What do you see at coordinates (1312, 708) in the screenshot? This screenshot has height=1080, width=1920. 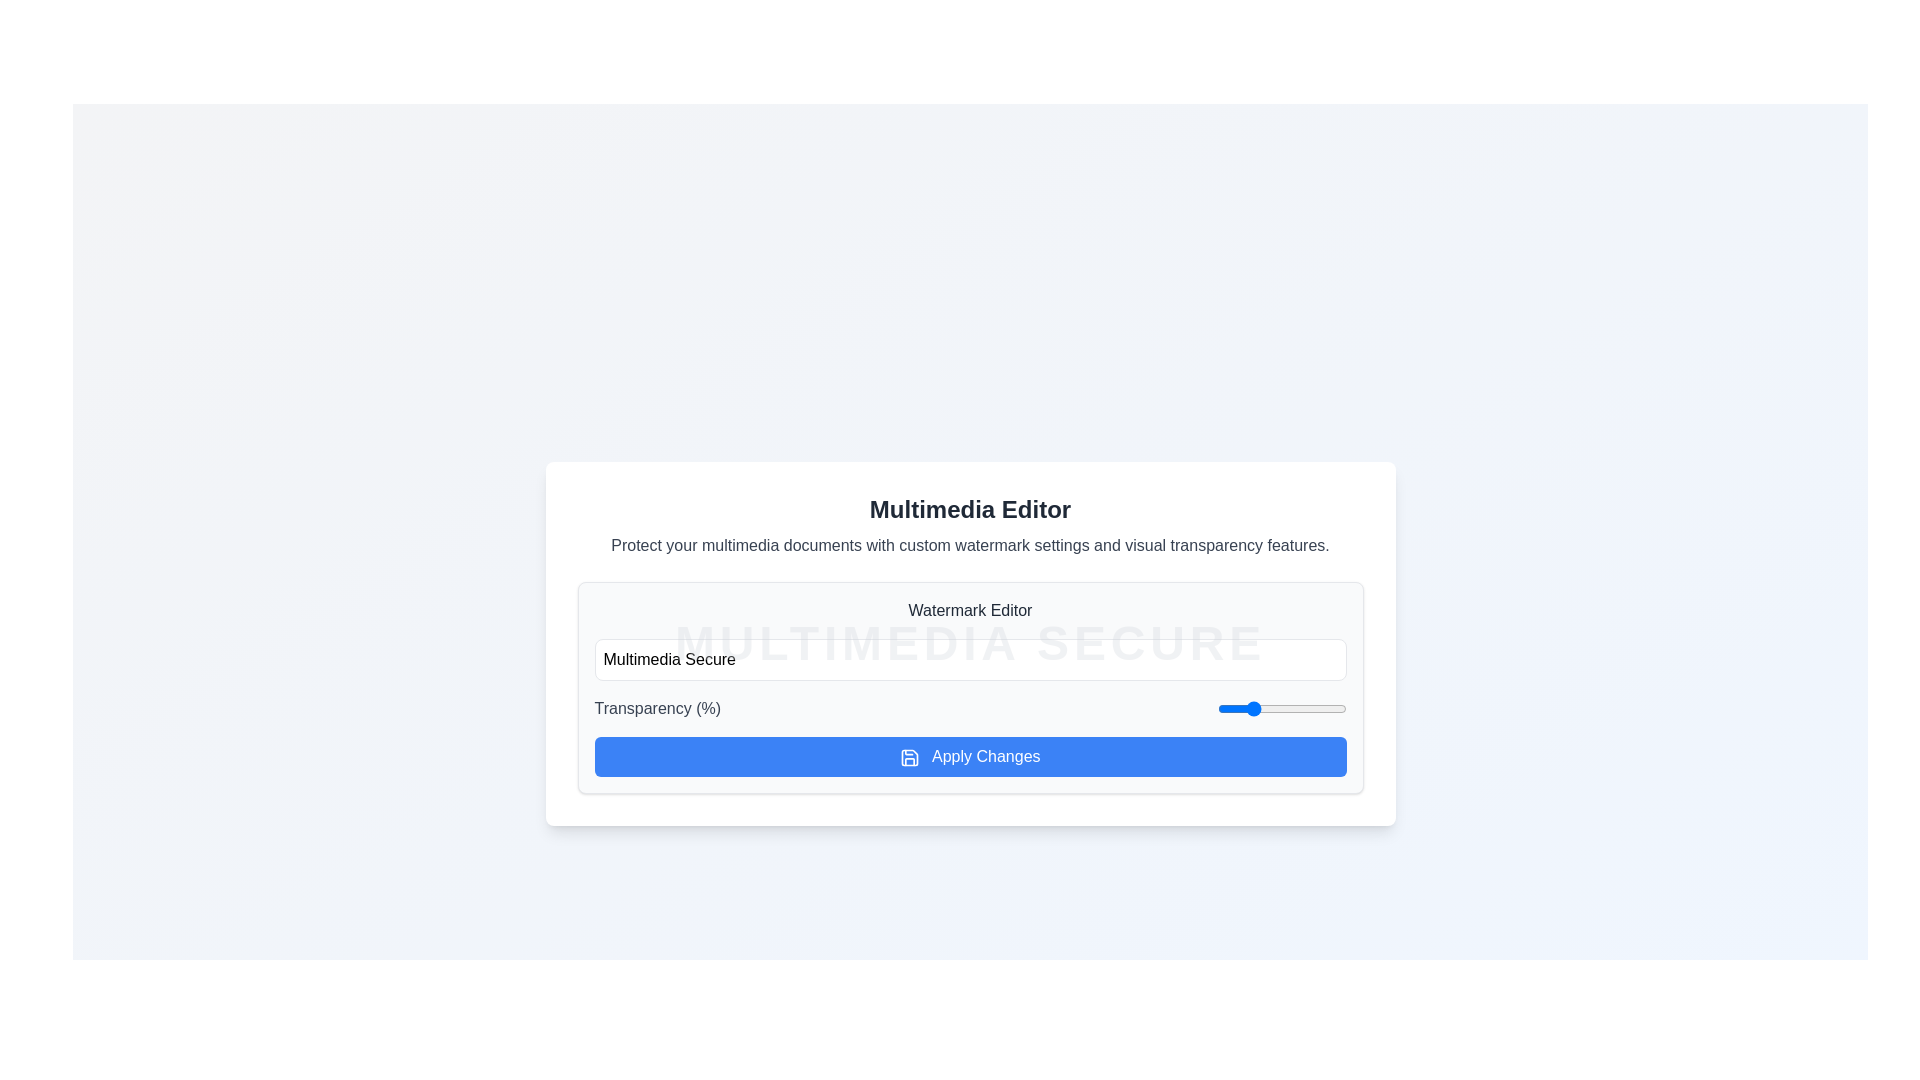 I see `the transparency slider` at bounding box center [1312, 708].